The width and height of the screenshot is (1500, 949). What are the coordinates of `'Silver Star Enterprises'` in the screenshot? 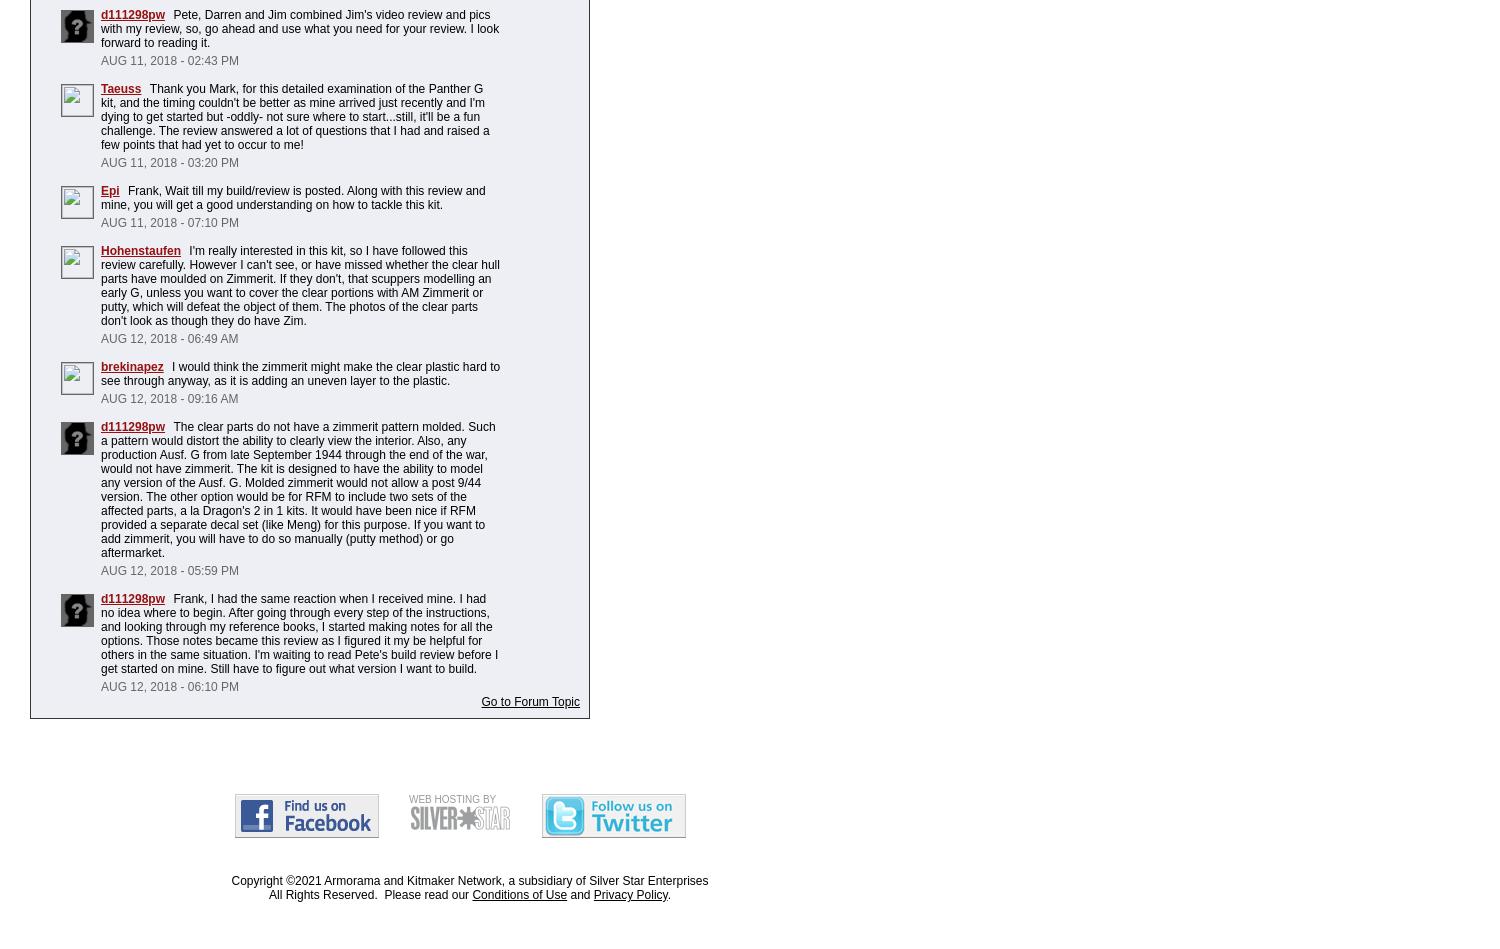 It's located at (648, 879).